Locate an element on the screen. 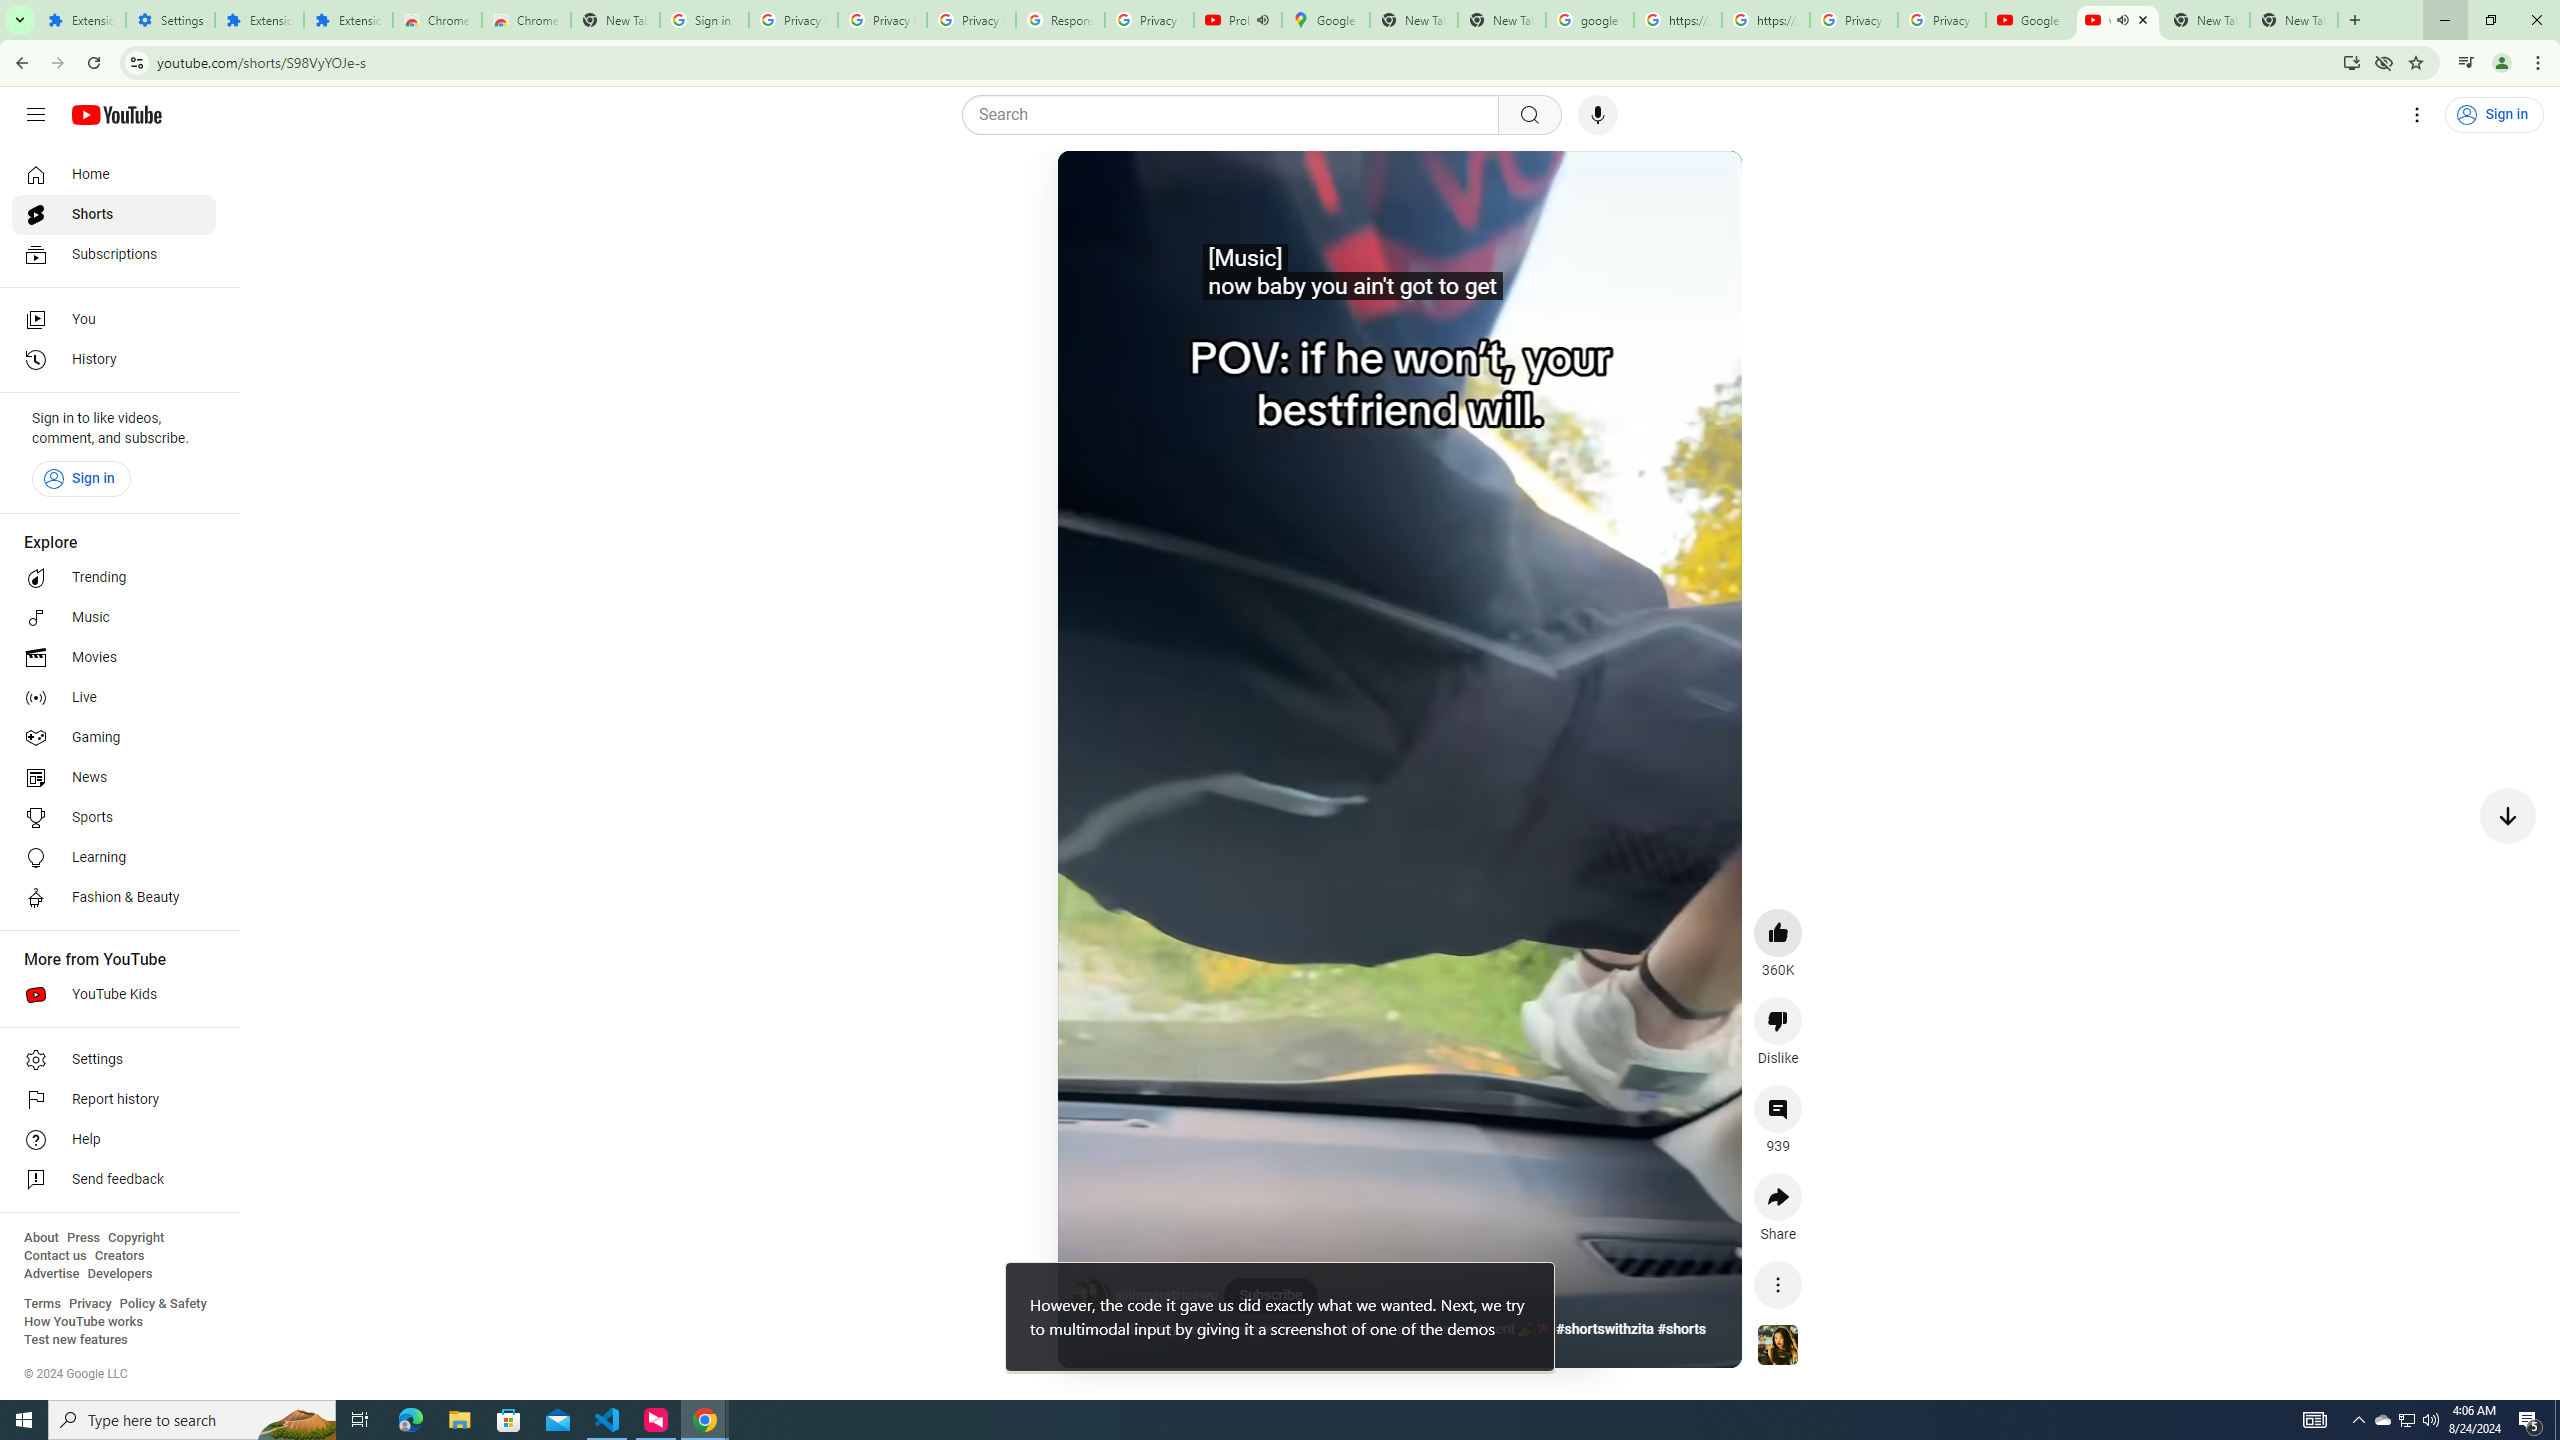 The width and height of the screenshot is (2560, 1440). 'Trending' is located at coordinates (113, 578).